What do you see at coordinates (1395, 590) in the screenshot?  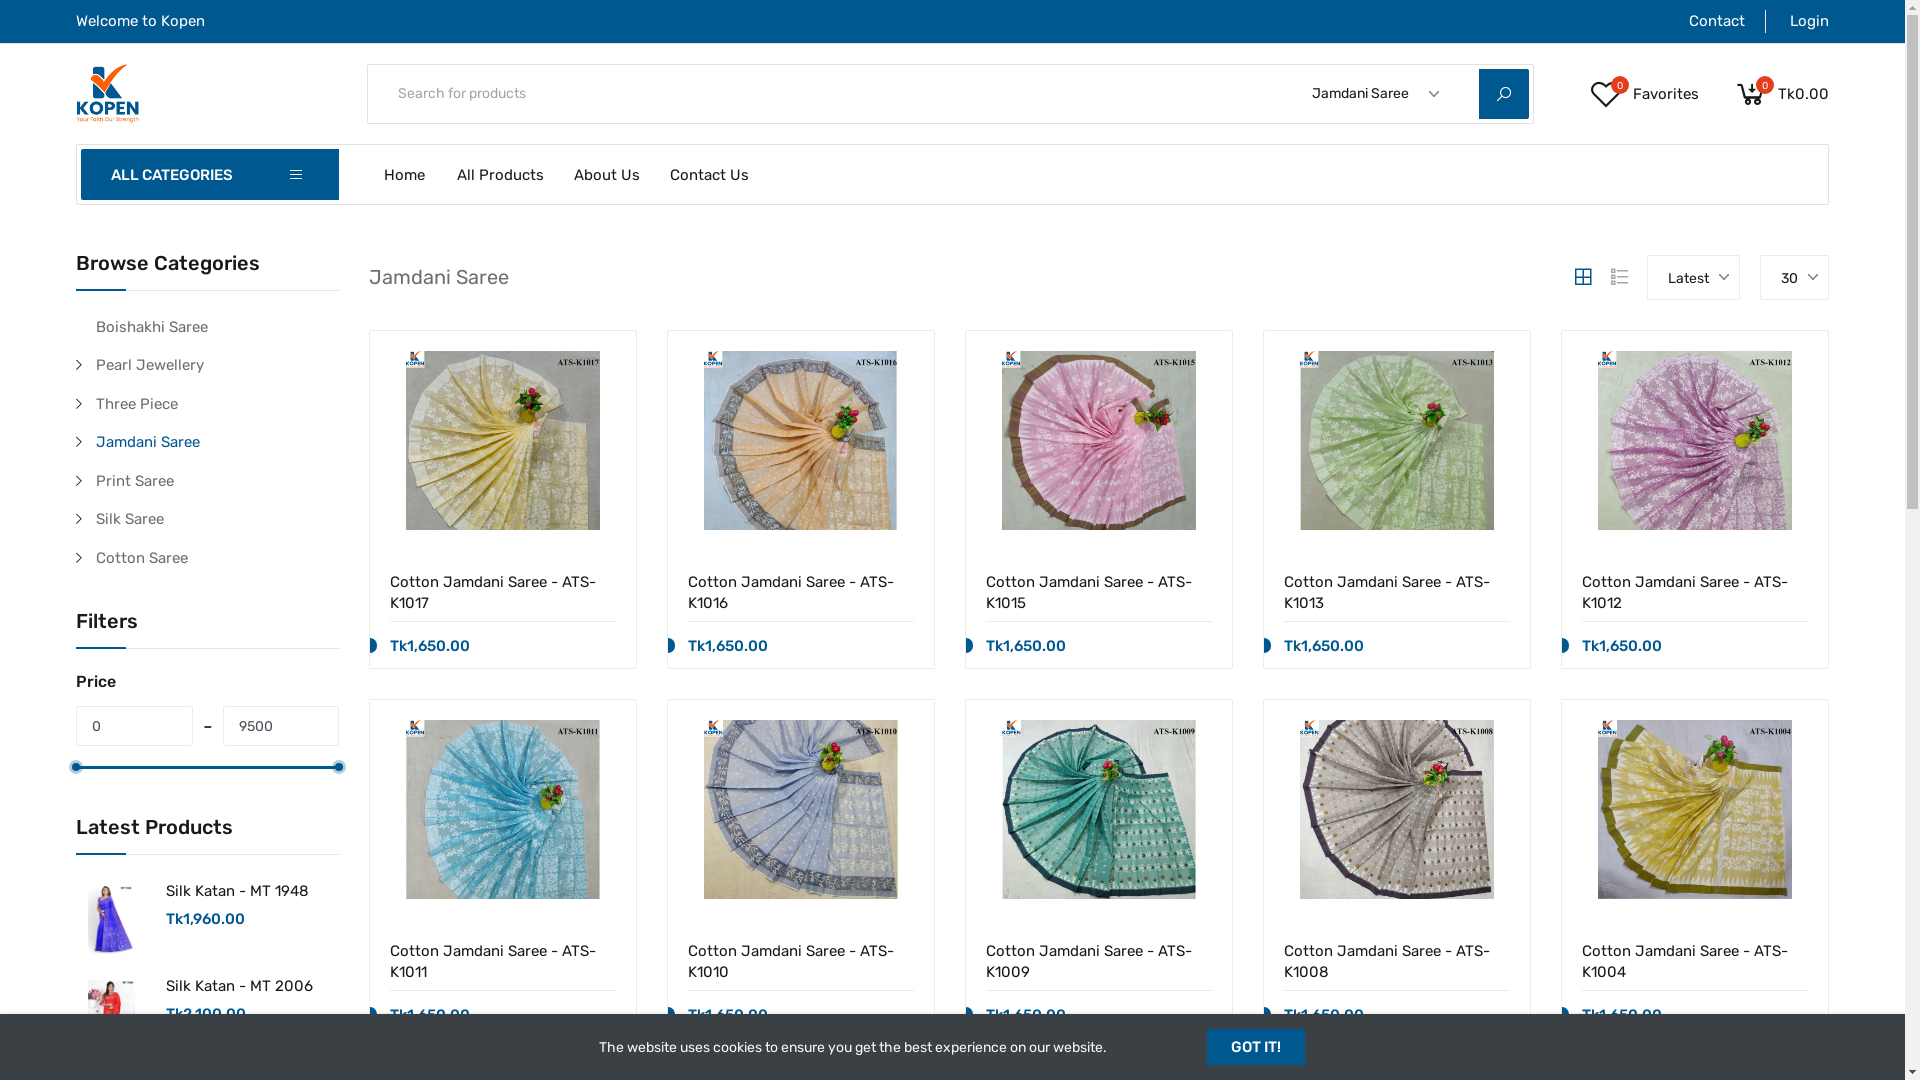 I see `'Cotton Jamdani Saree - ATS-K1013'` at bounding box center [1395, 590].